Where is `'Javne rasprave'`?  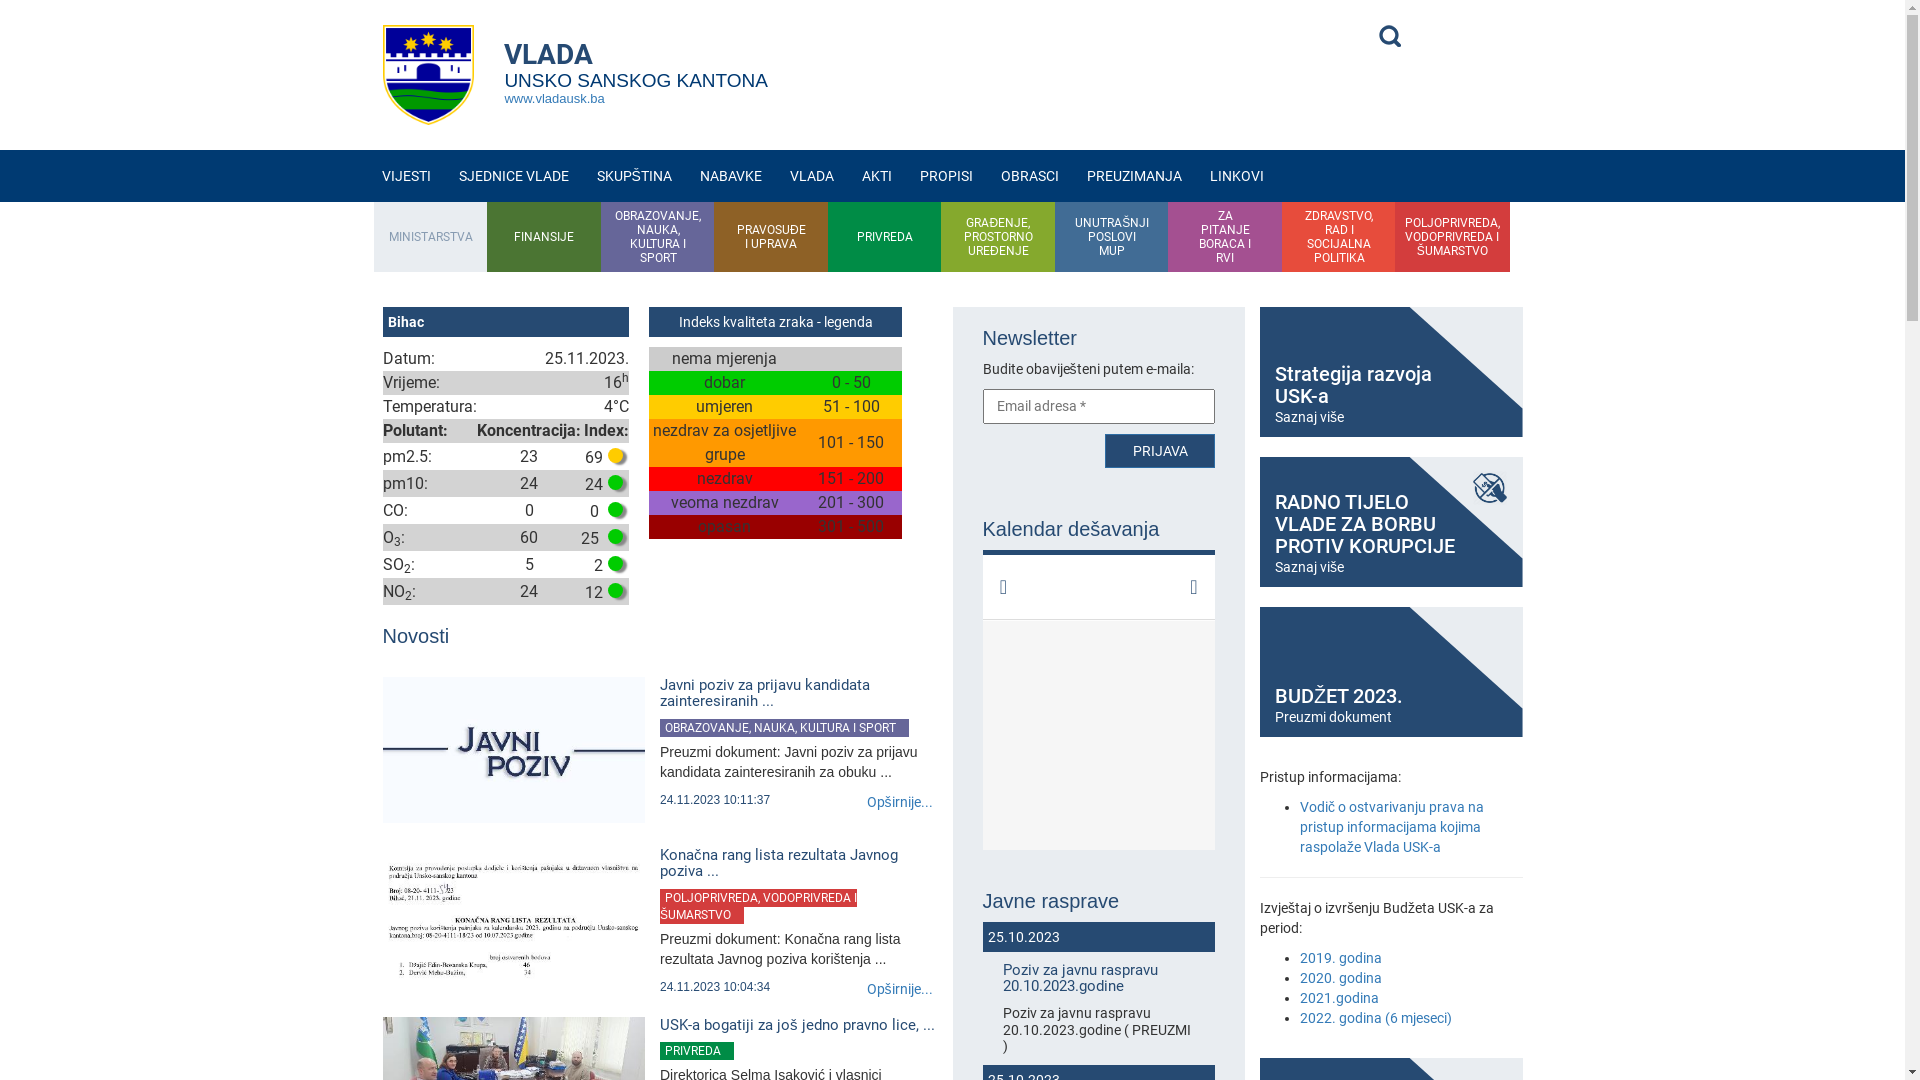 'Javne rasprave' is located at coordinates (1097, 901).